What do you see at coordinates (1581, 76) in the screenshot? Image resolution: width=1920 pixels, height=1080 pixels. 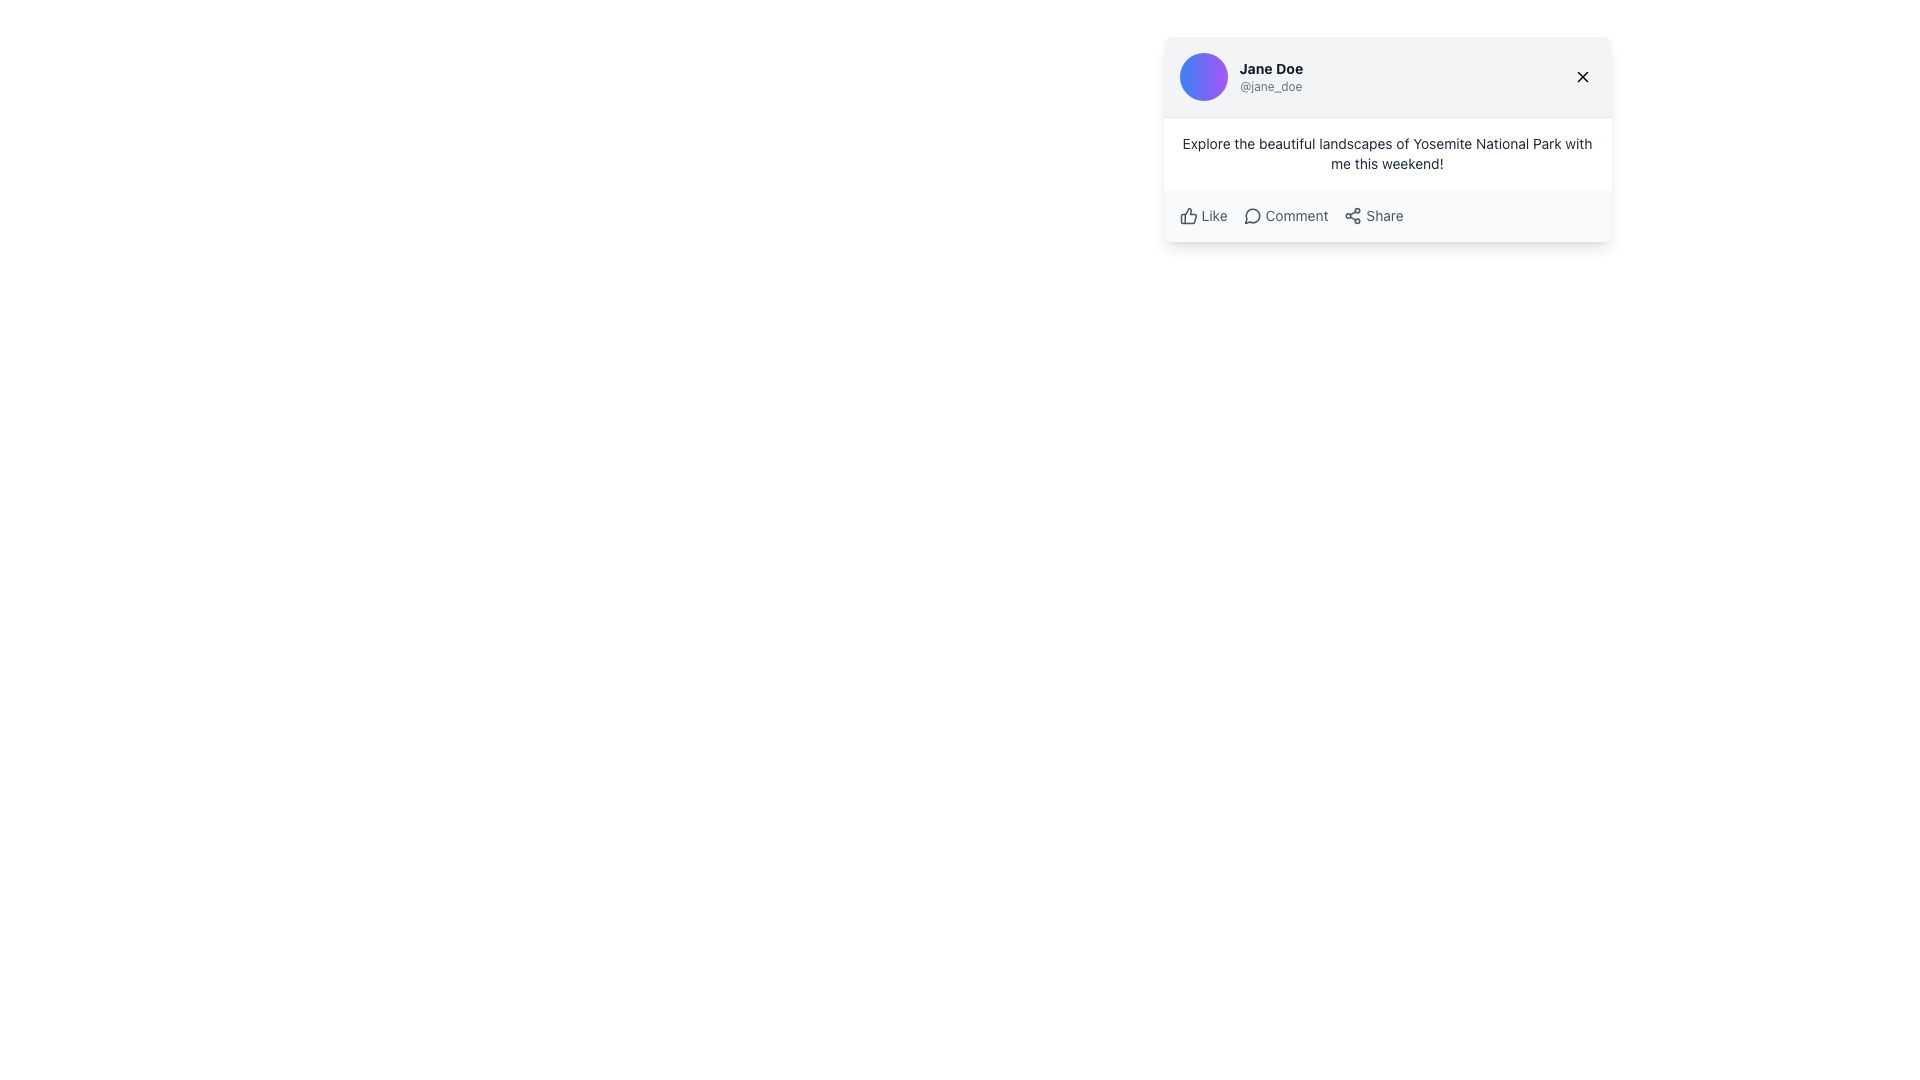 I see `the close button located in the upper-right corner of the user post card interface` at bounding box center [1581, 76].